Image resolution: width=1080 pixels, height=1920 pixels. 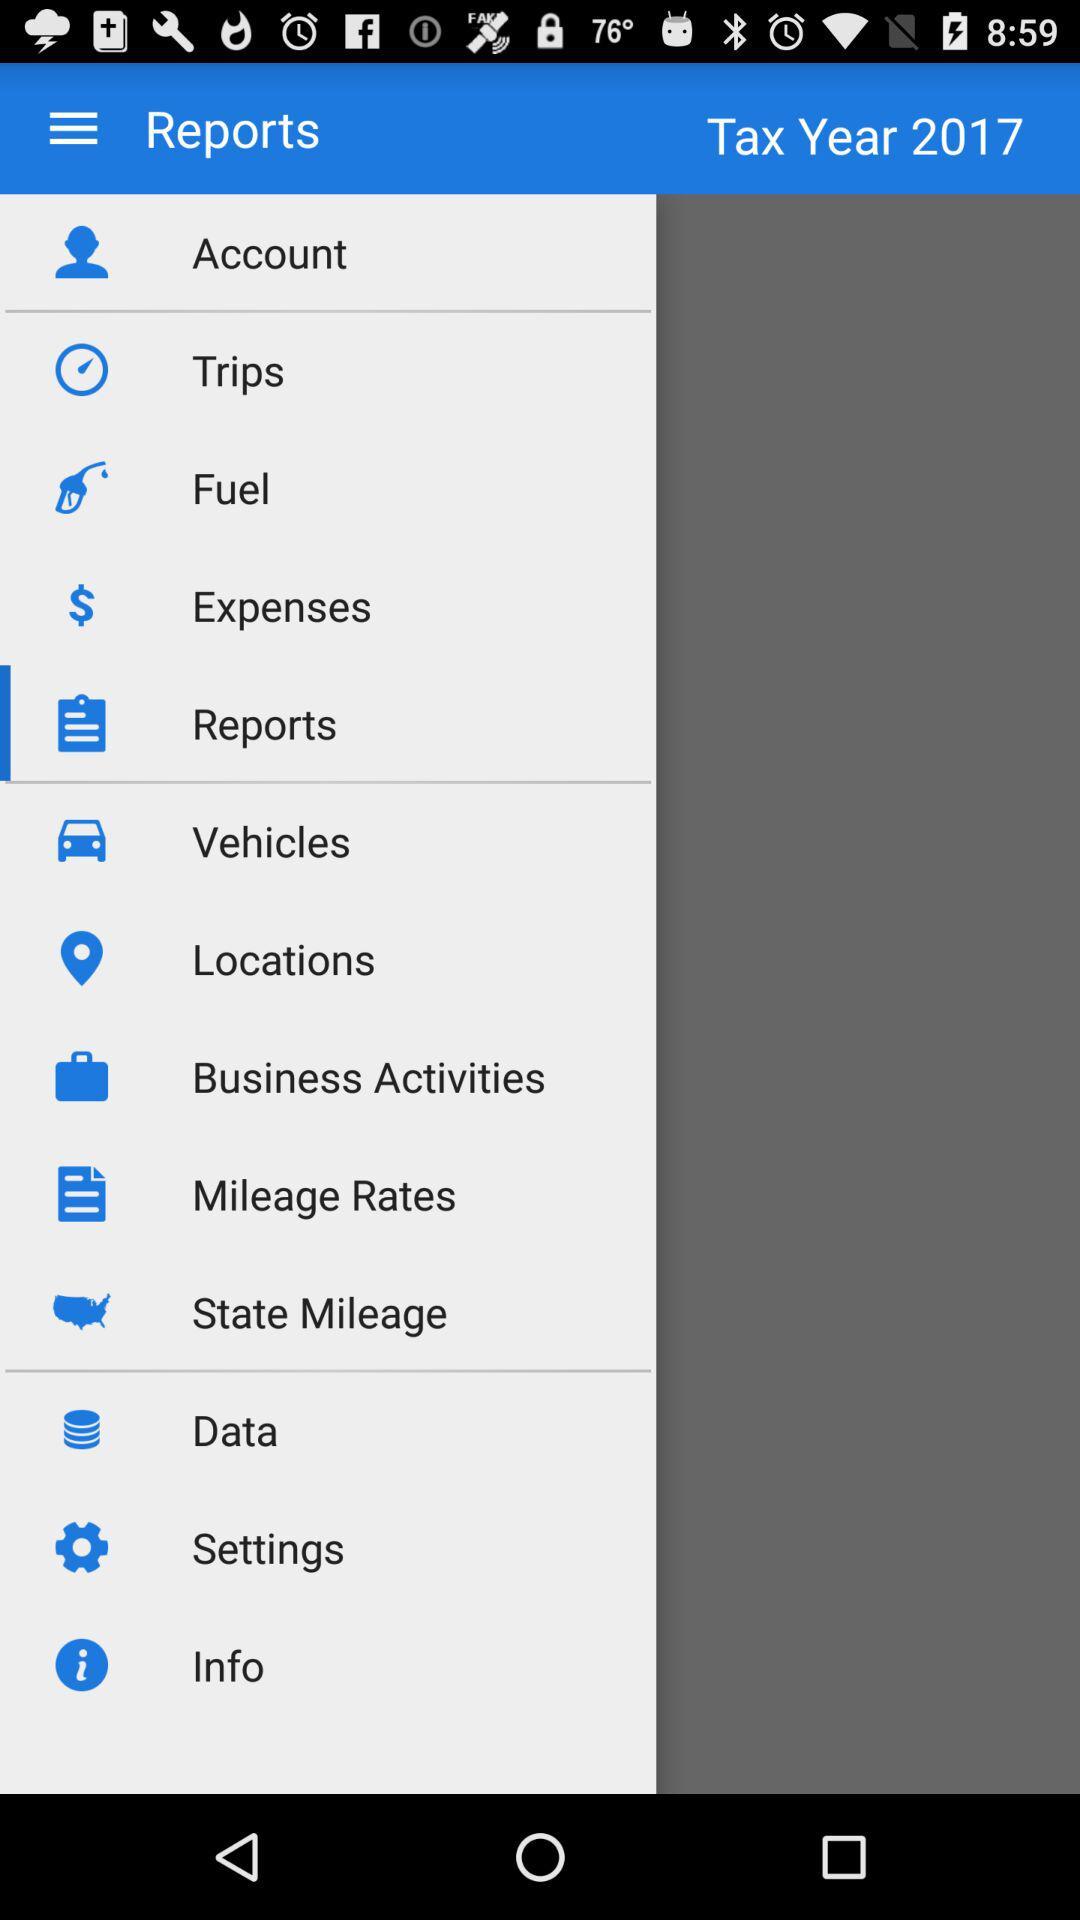 I want to click on open menu, so click(x=72, y=127).